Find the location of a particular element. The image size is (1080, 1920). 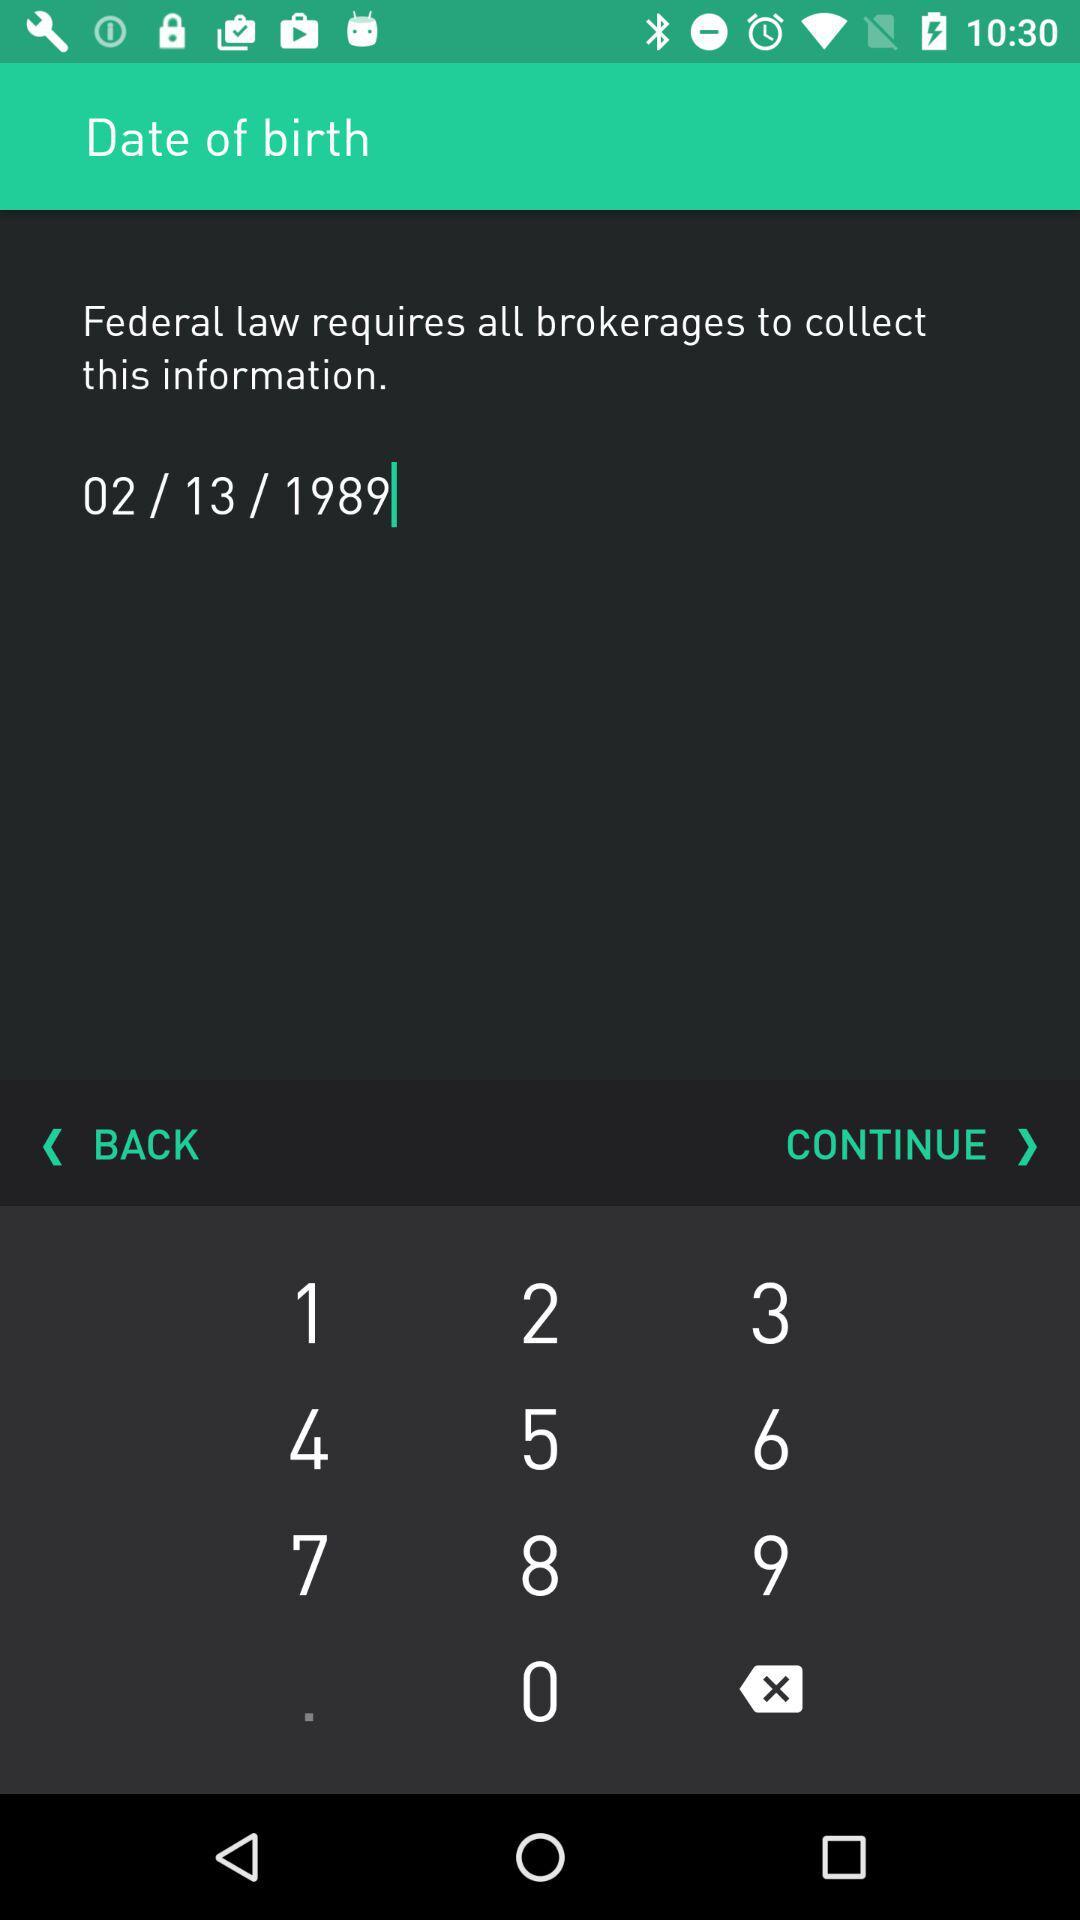

4 icon is located at coordinates (308, 1435).